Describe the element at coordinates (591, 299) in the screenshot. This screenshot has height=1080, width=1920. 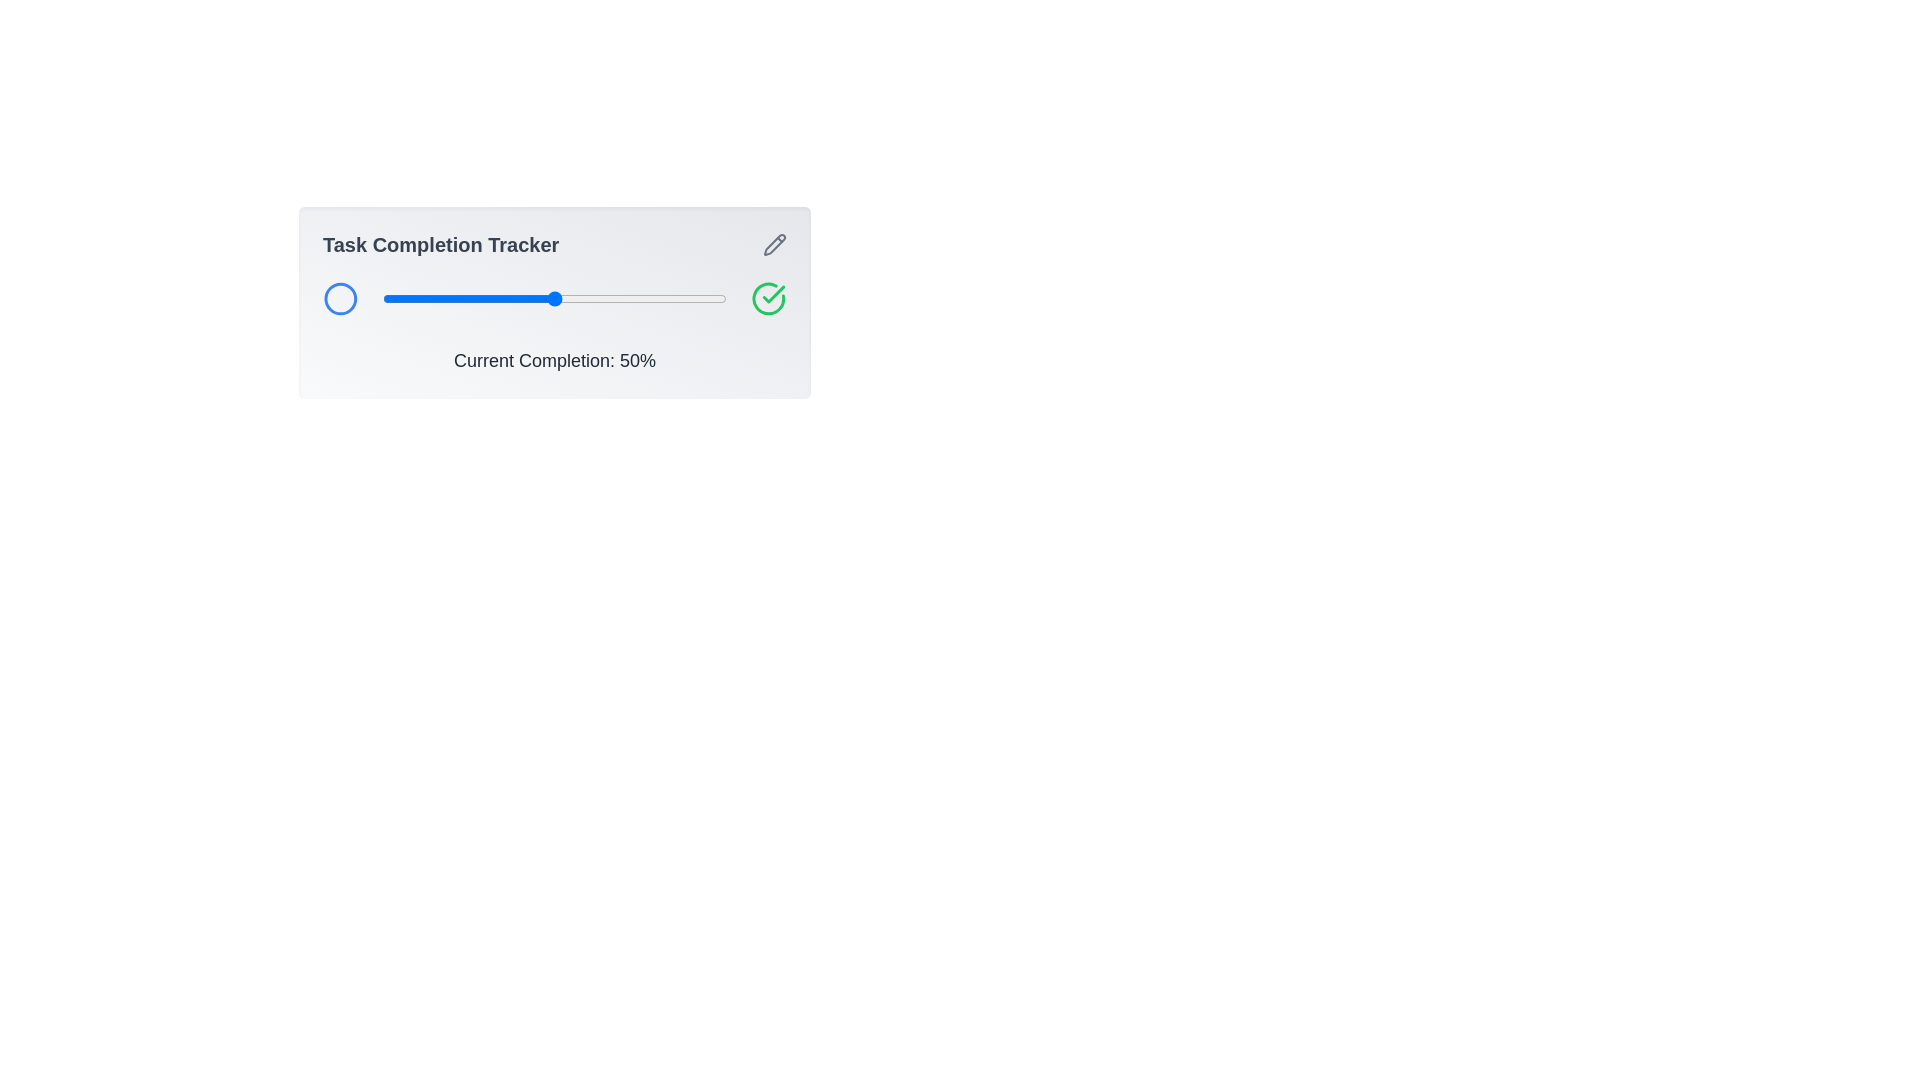
I see `the slider to set the task completion percentage to 61` at that location.